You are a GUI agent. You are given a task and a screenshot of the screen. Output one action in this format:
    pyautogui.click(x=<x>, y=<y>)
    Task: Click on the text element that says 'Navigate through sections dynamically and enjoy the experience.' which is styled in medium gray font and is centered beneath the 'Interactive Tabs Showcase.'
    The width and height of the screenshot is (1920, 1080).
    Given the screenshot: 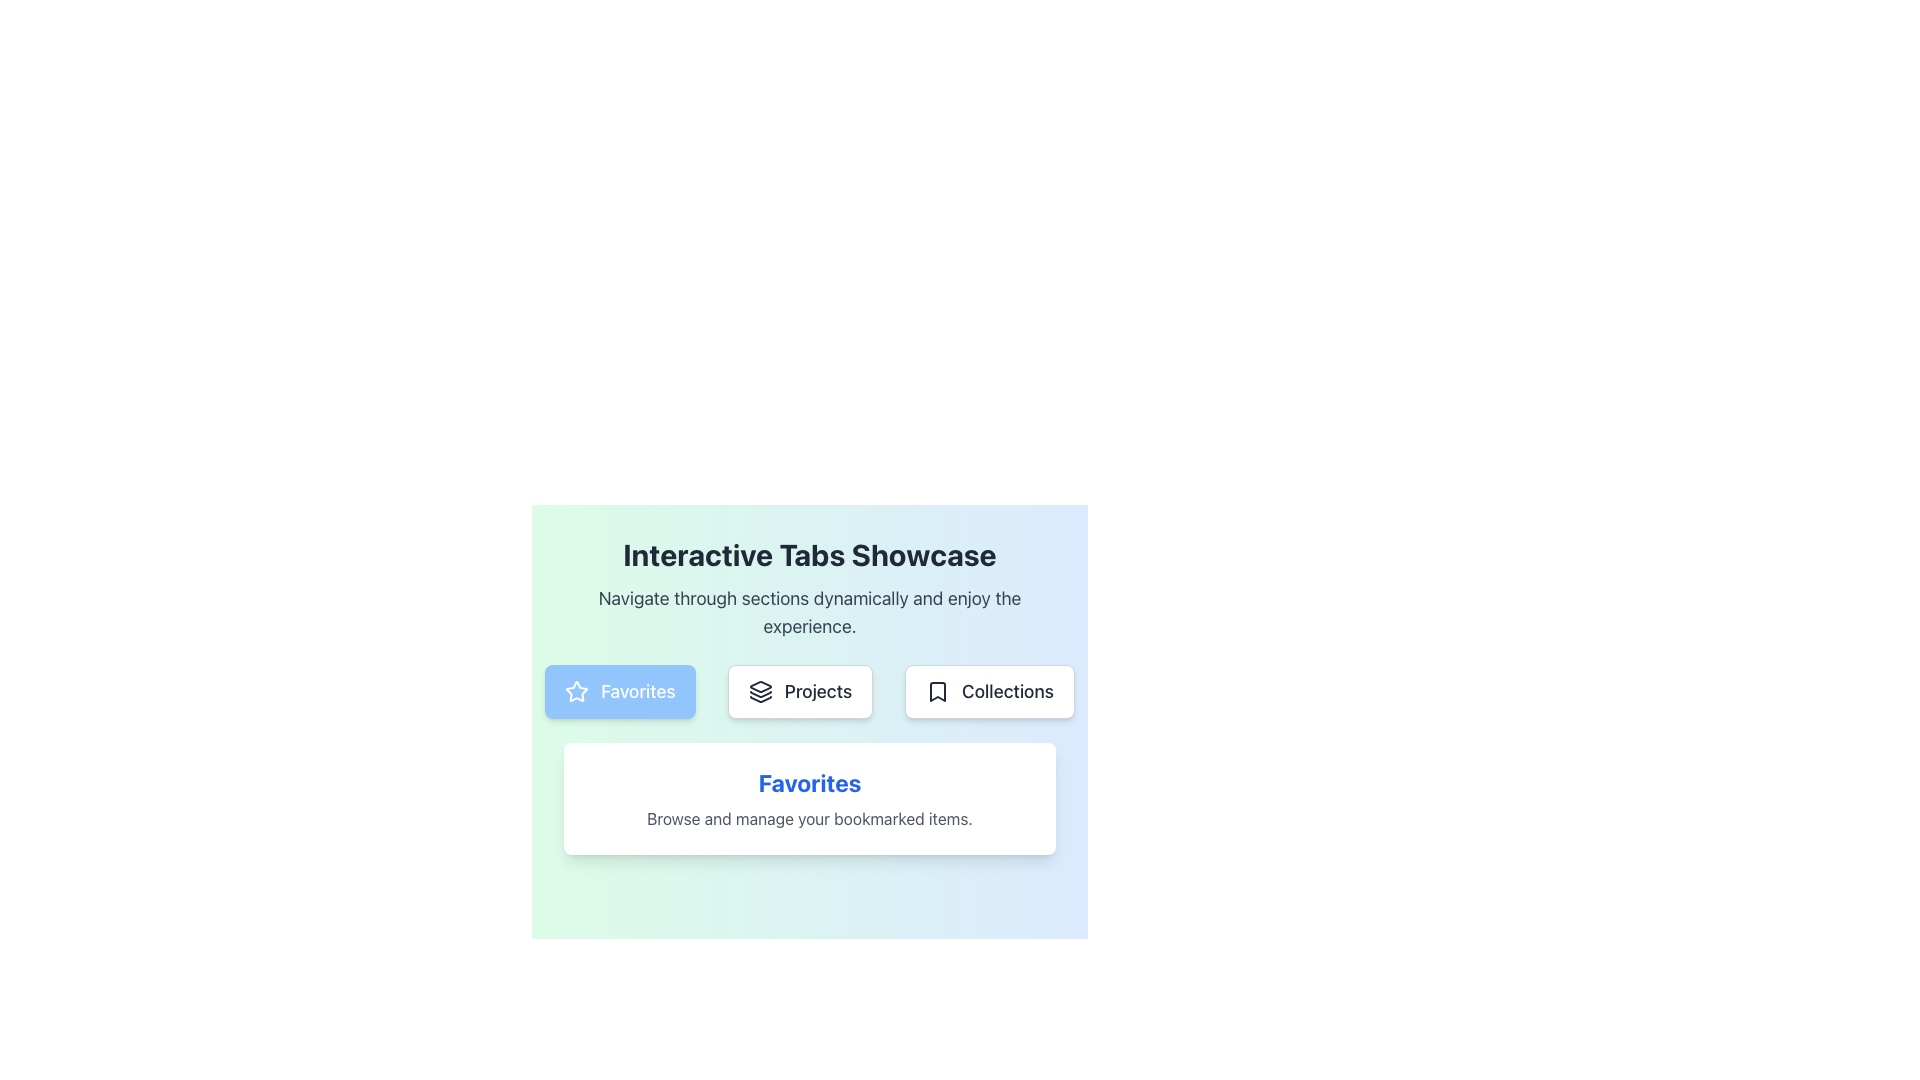 What is the action you would take?
    pyautogui.click(x=810, y=612)
    